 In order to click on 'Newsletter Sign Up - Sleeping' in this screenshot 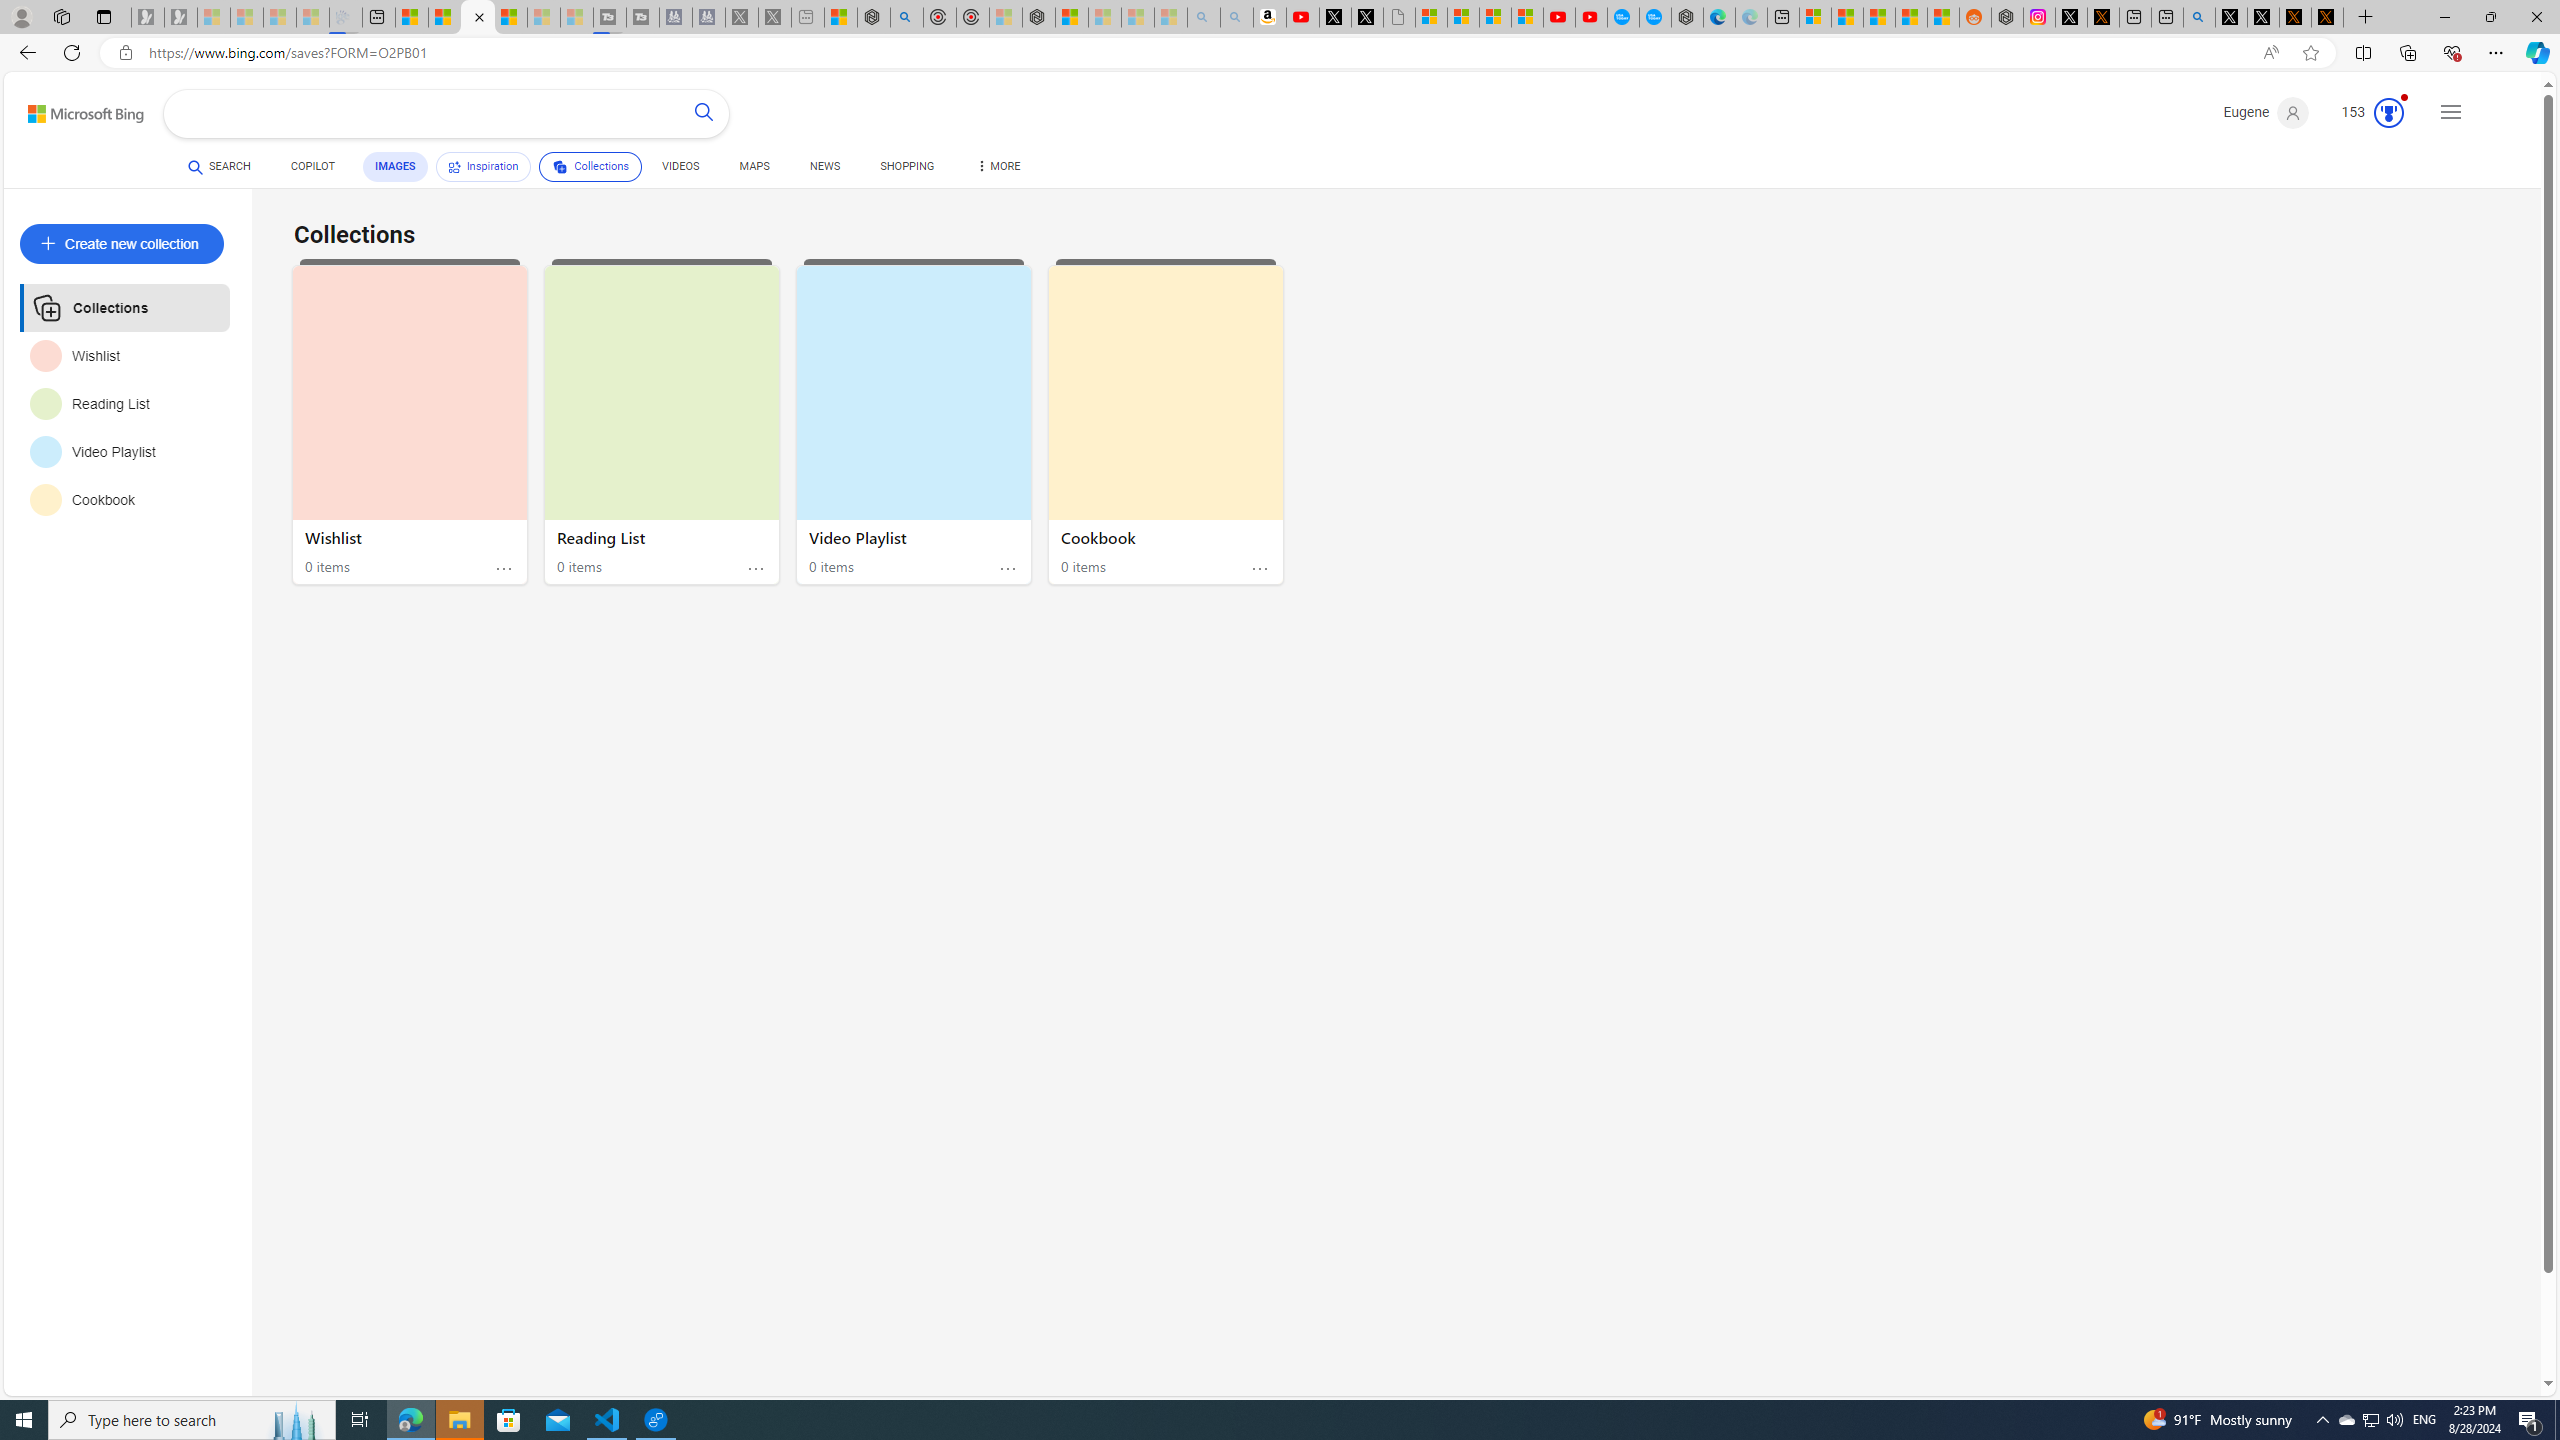, I will do `click(179, 16)`.